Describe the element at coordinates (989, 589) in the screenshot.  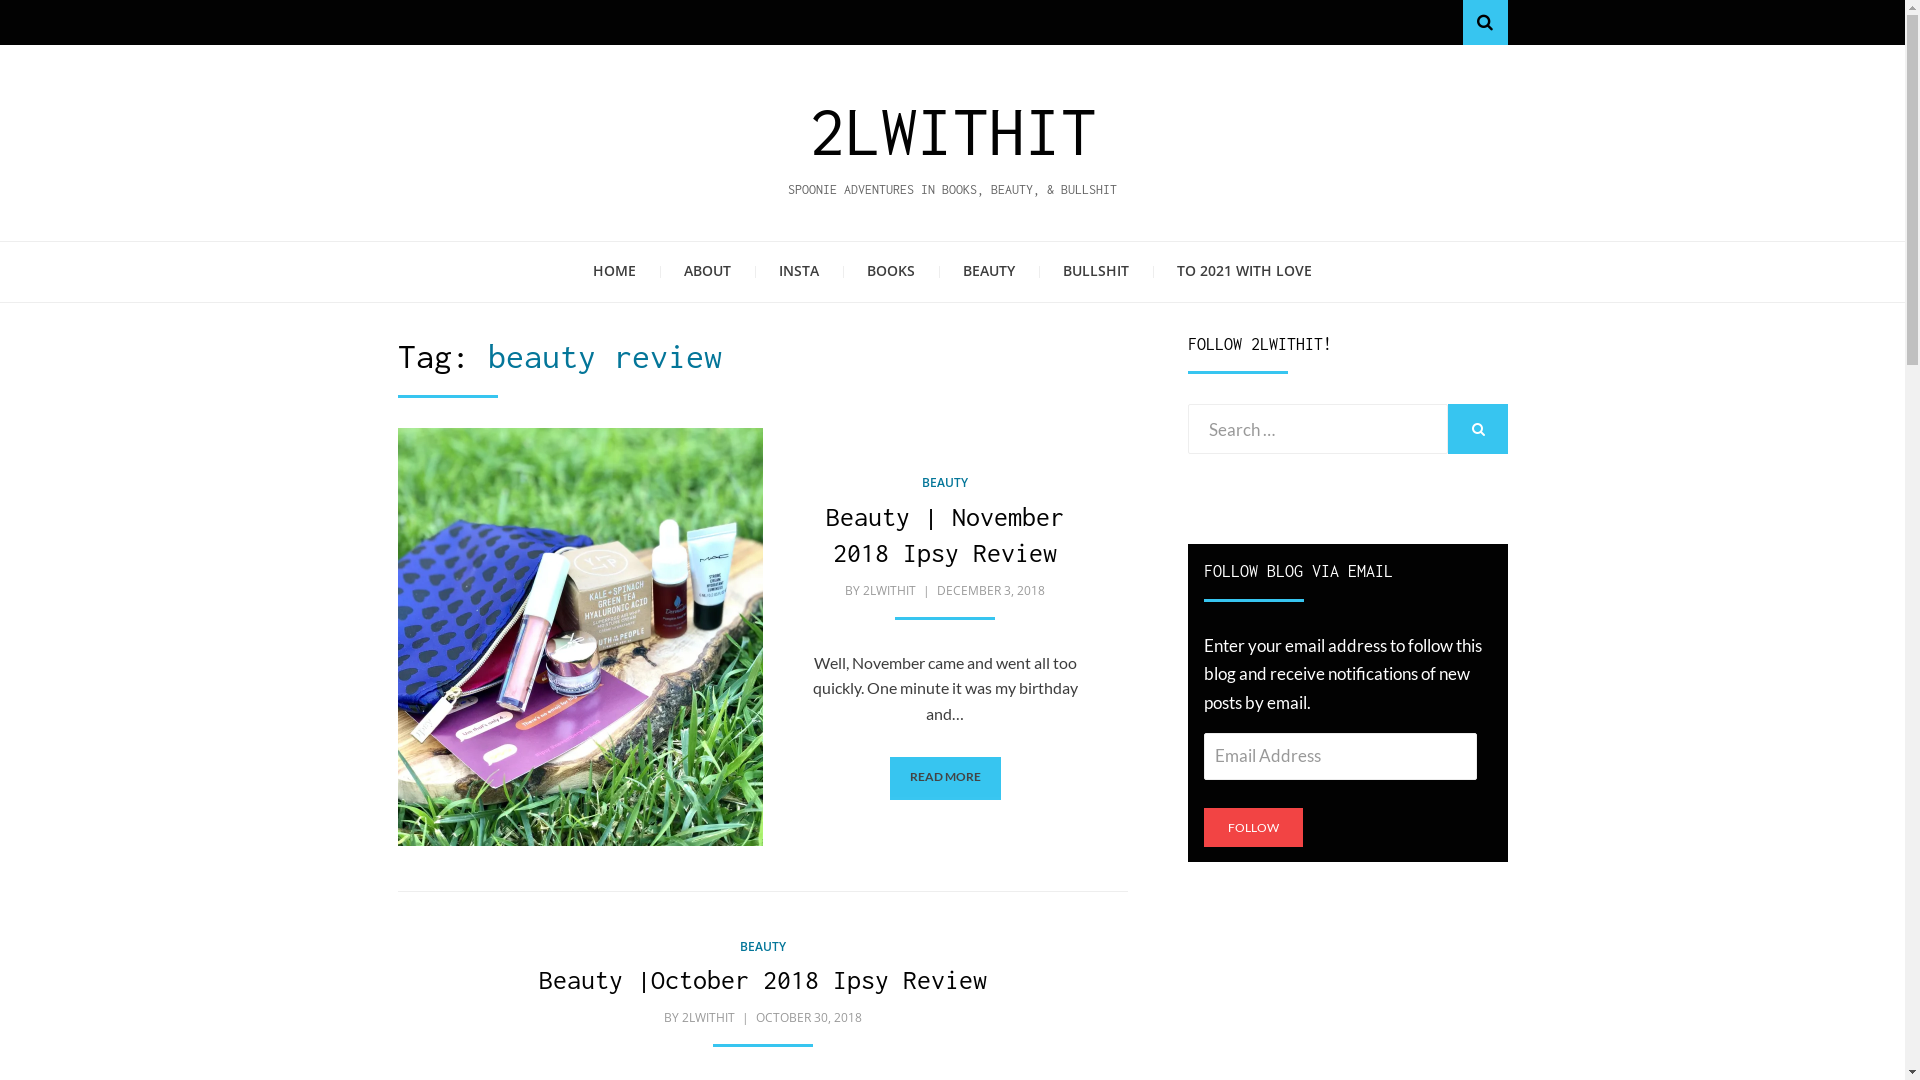
I see `'DECEMBER 3, 2018'` at that location.